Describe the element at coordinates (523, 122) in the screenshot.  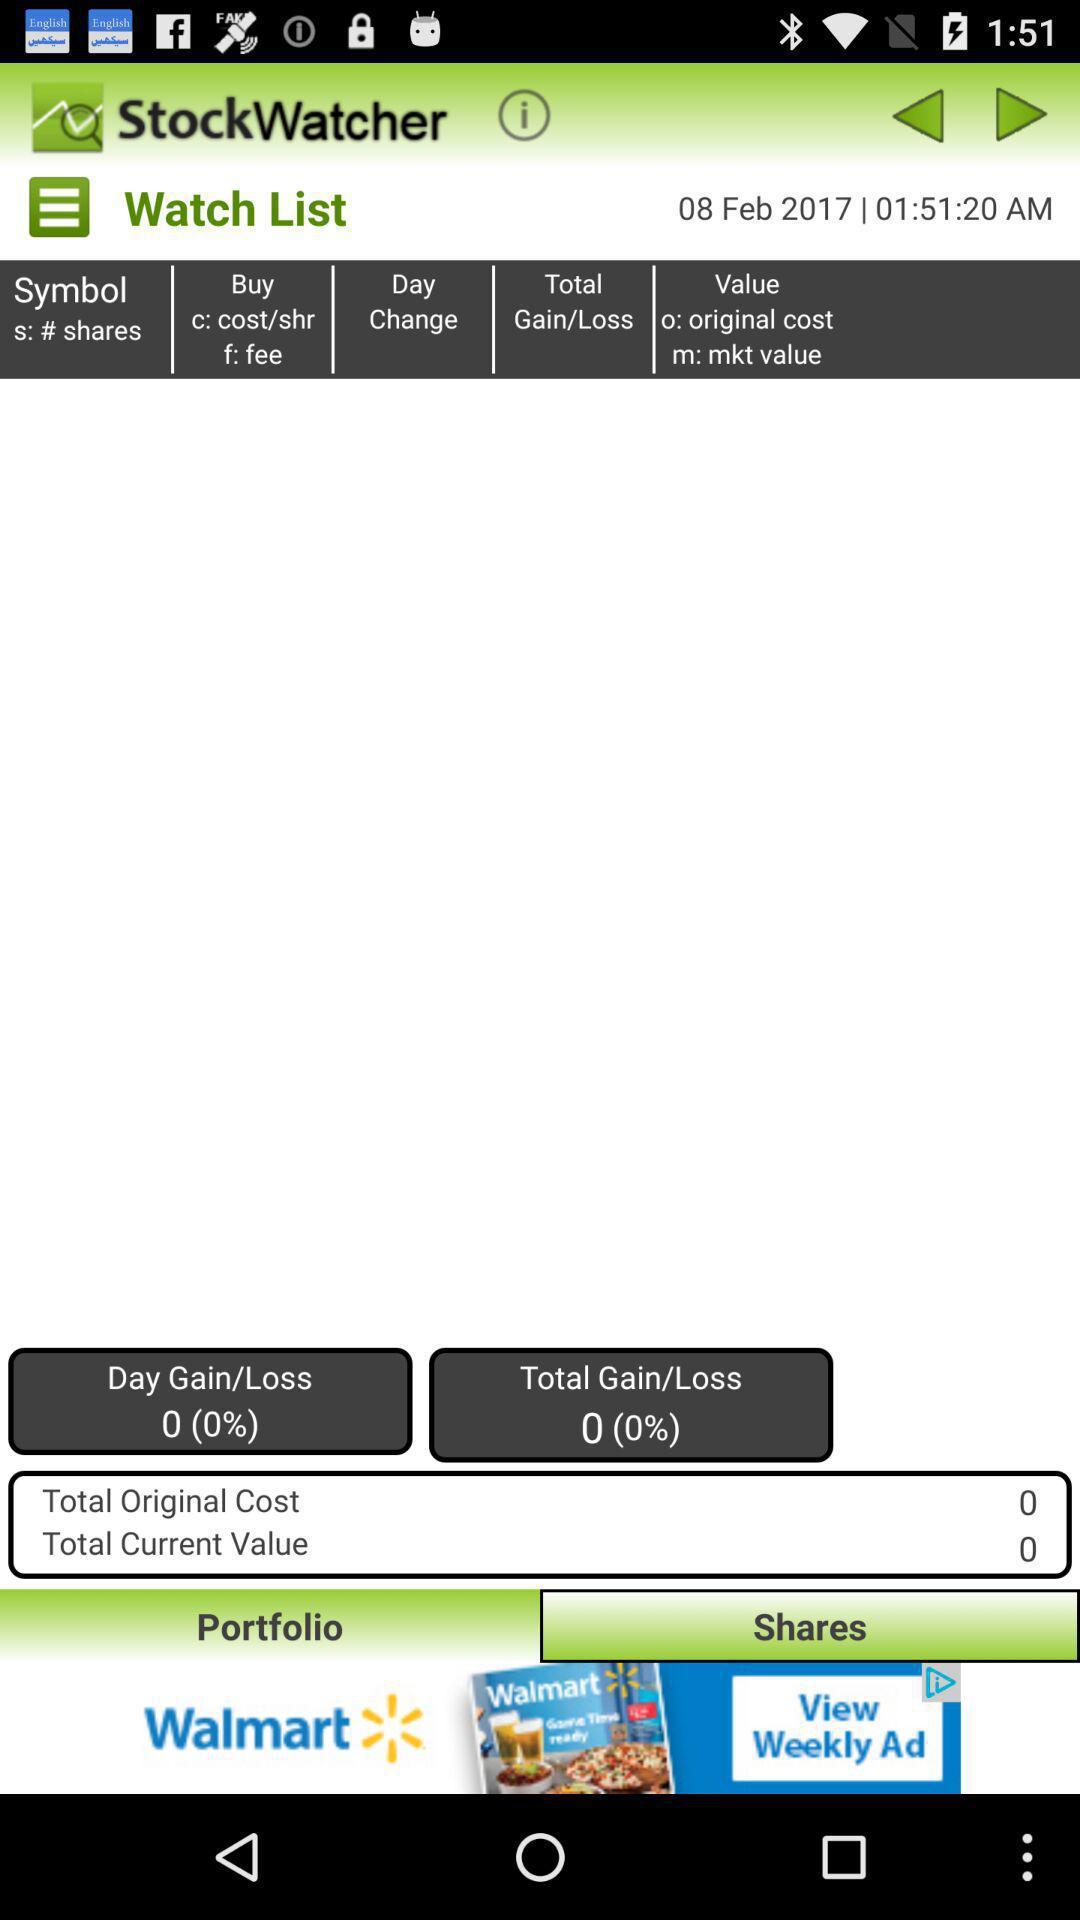
I see `the info icon` at that location.